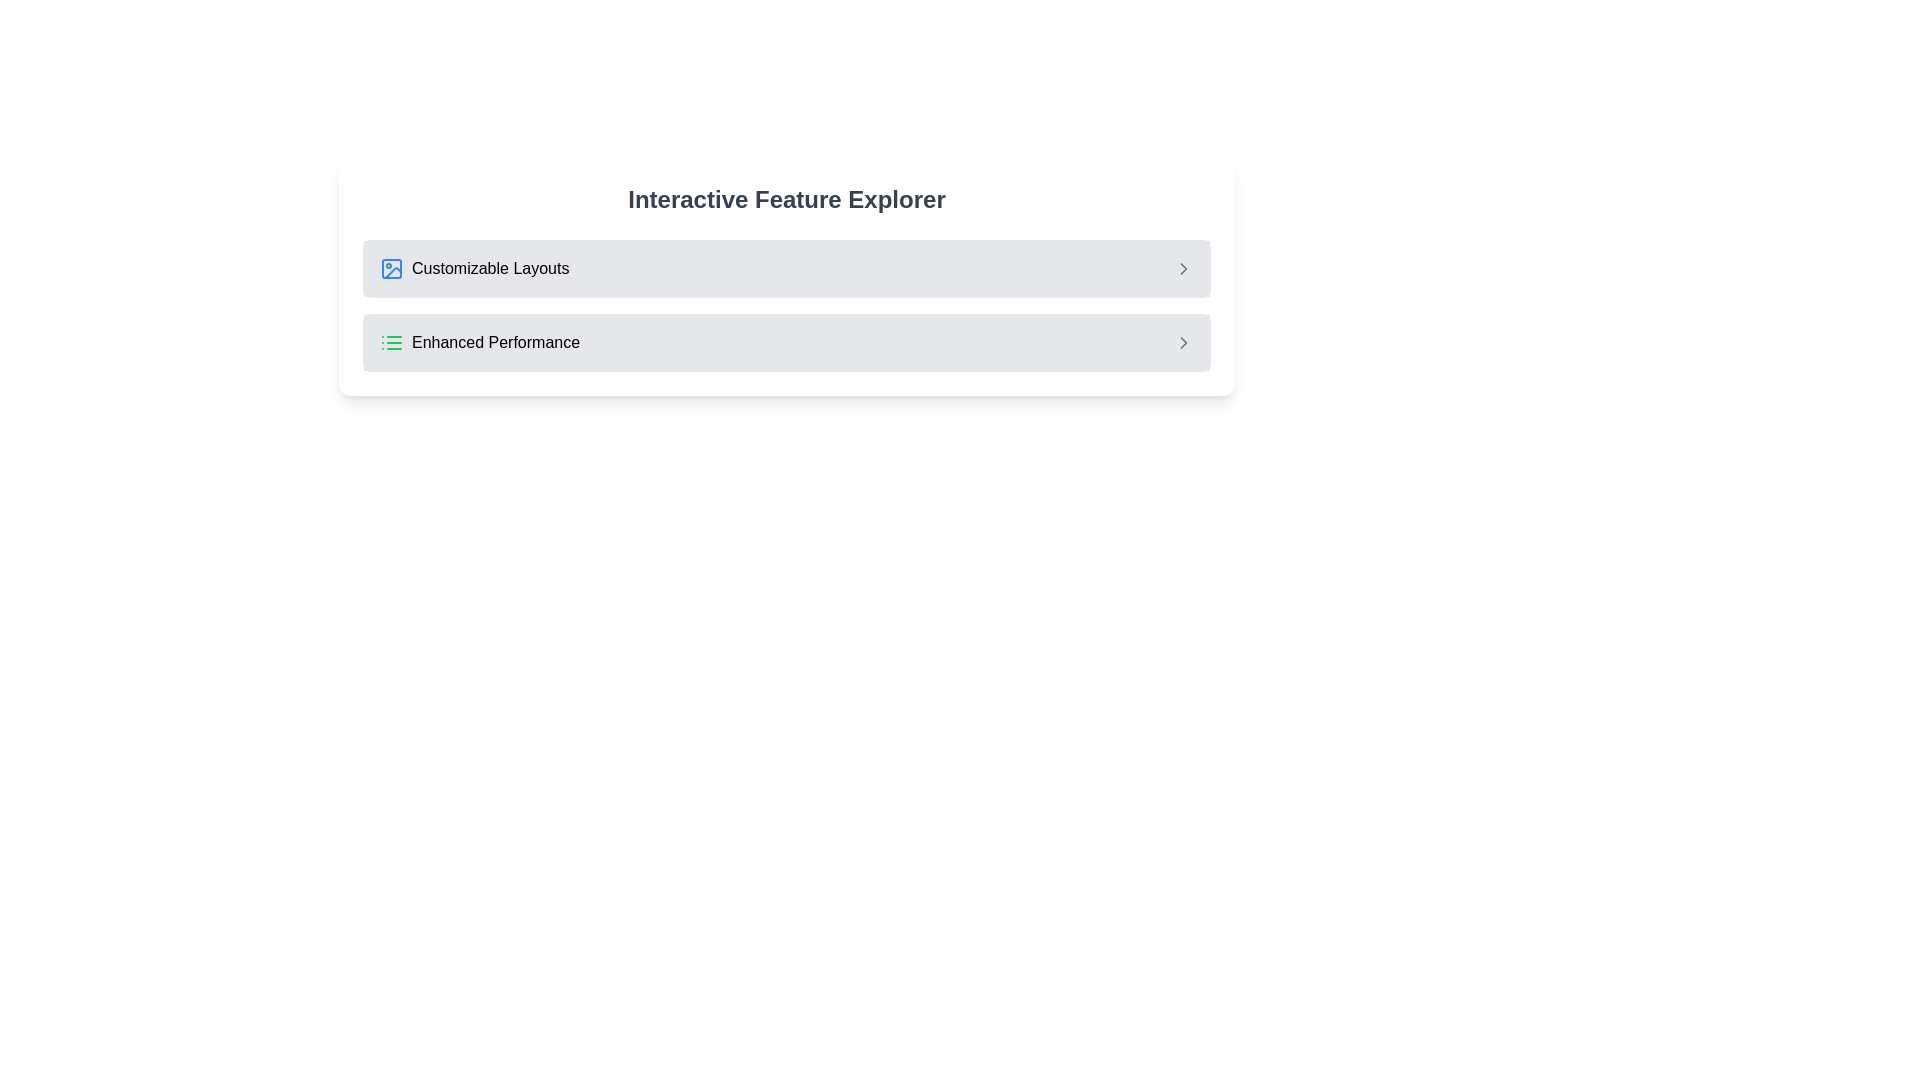  What do you see at coordinates (392, 268) in the screenshot?
I see `the geometric icon with a blue outline located to the left of the text 'Customizable Layouts.'` at bounding box center [392, 268].